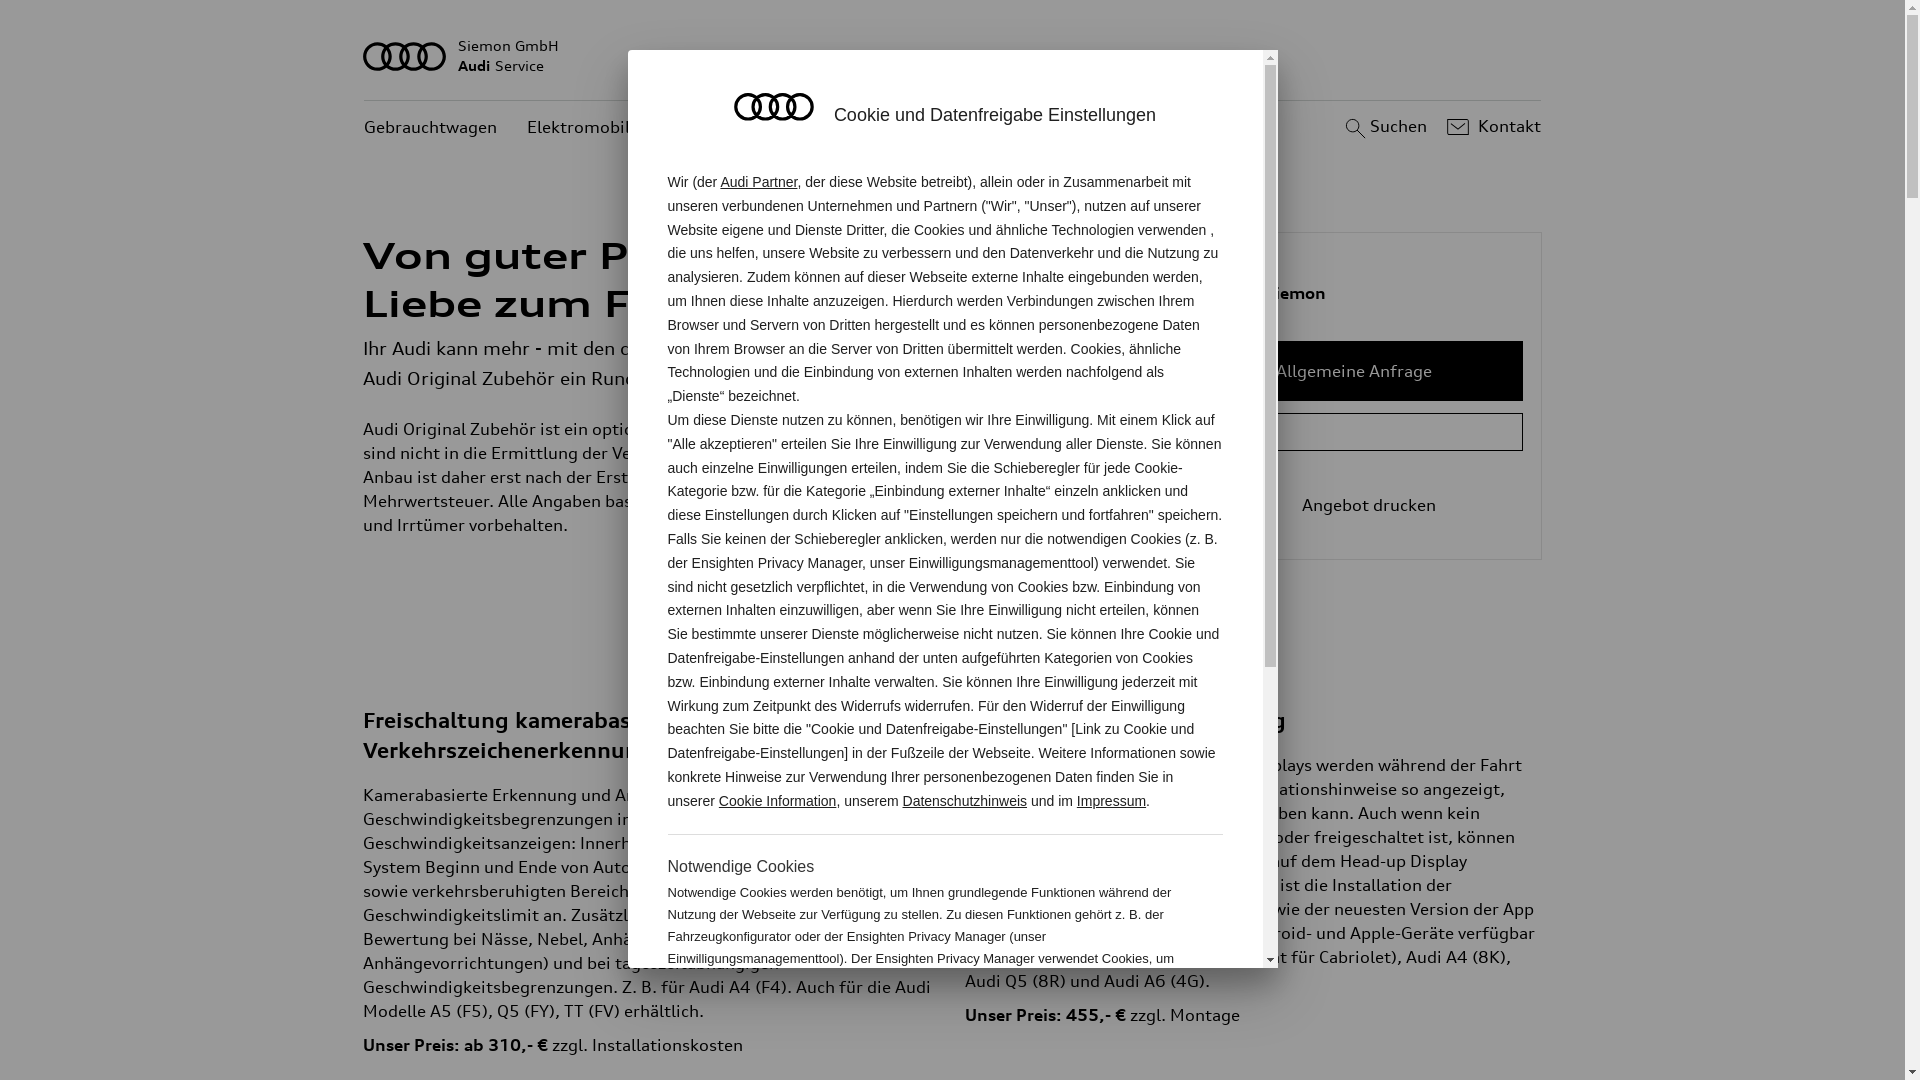 The width and height of the screenshot is (1920, 1080). Describe the element at coordinates (1491, 127) in the screenshot. I see `'Kontakt'` at that location.